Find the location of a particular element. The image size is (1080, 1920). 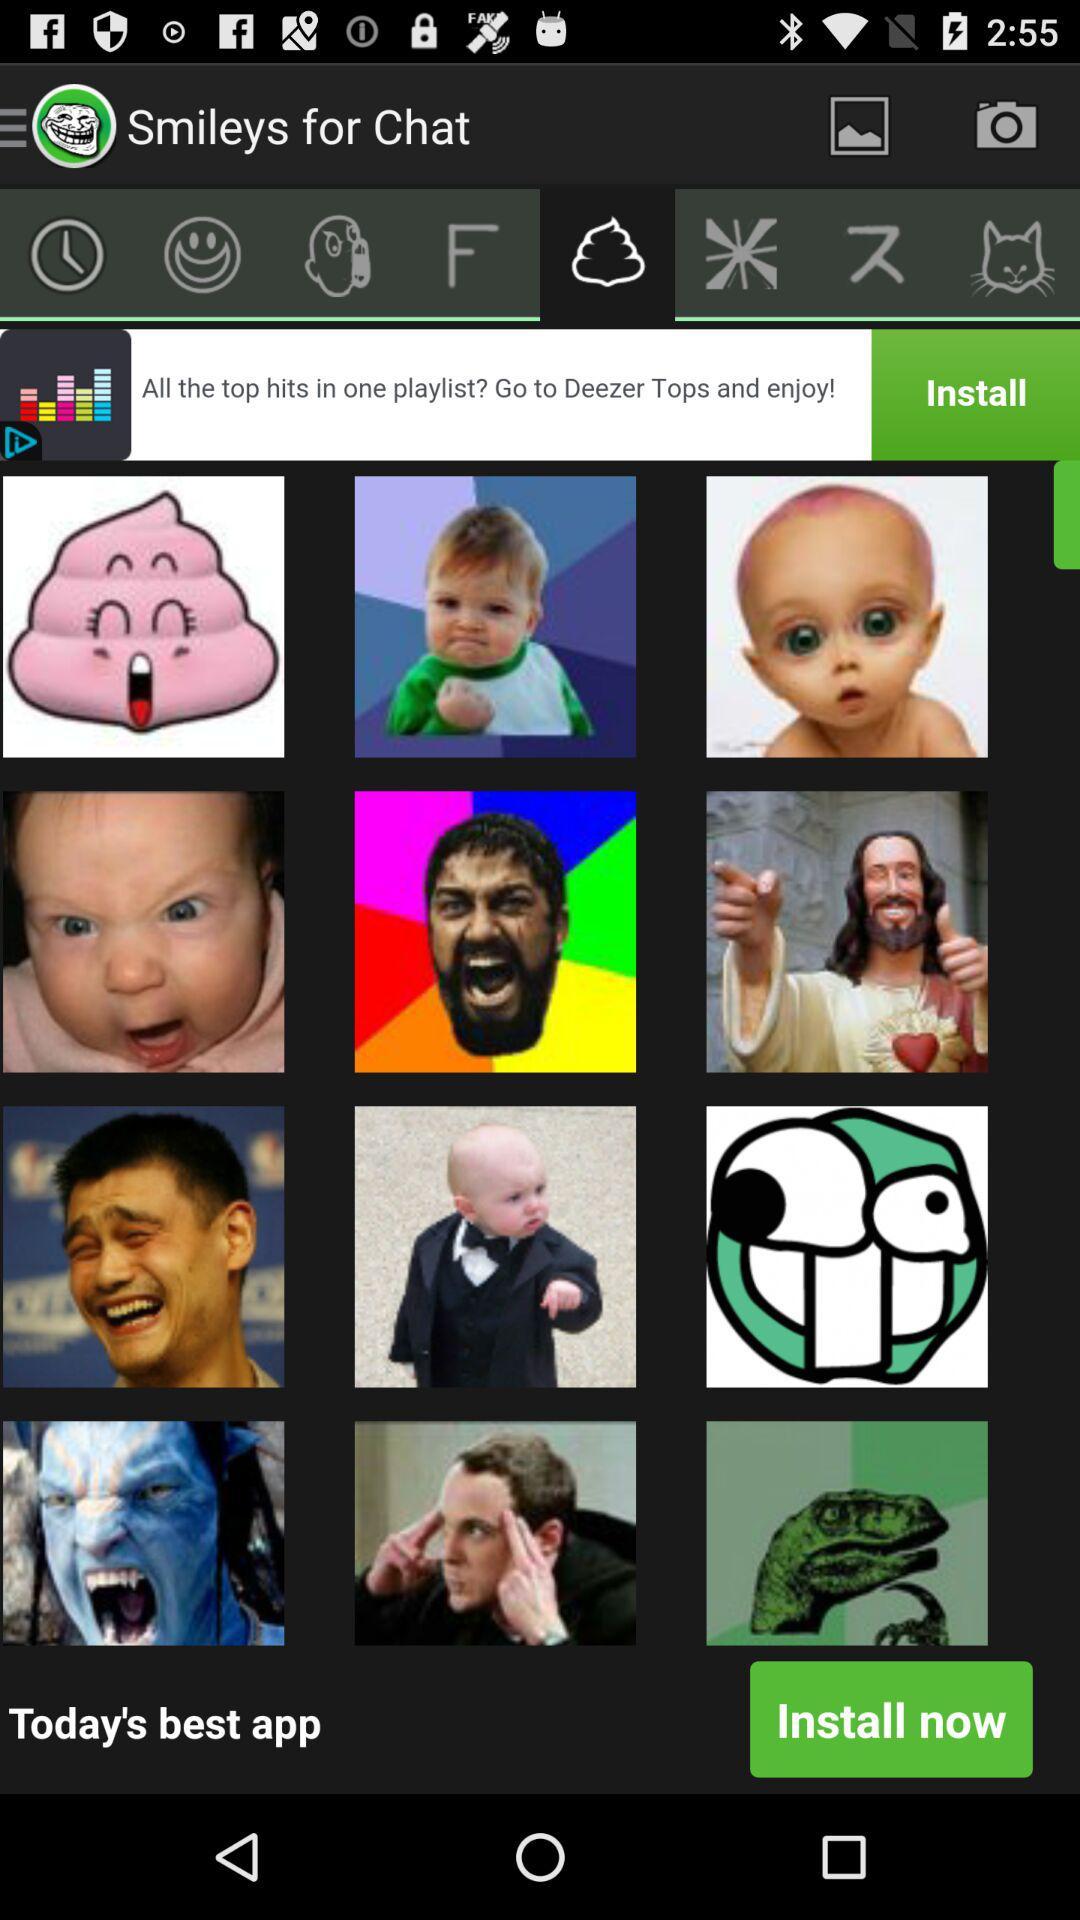

camera is located at coordinates (1006, 124).